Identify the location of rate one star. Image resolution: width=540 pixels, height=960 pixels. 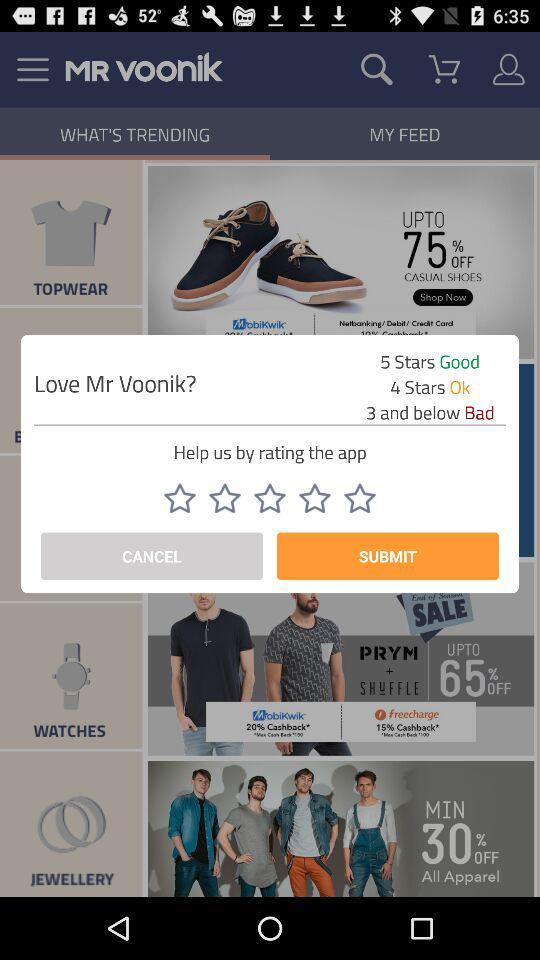
(179, 497).